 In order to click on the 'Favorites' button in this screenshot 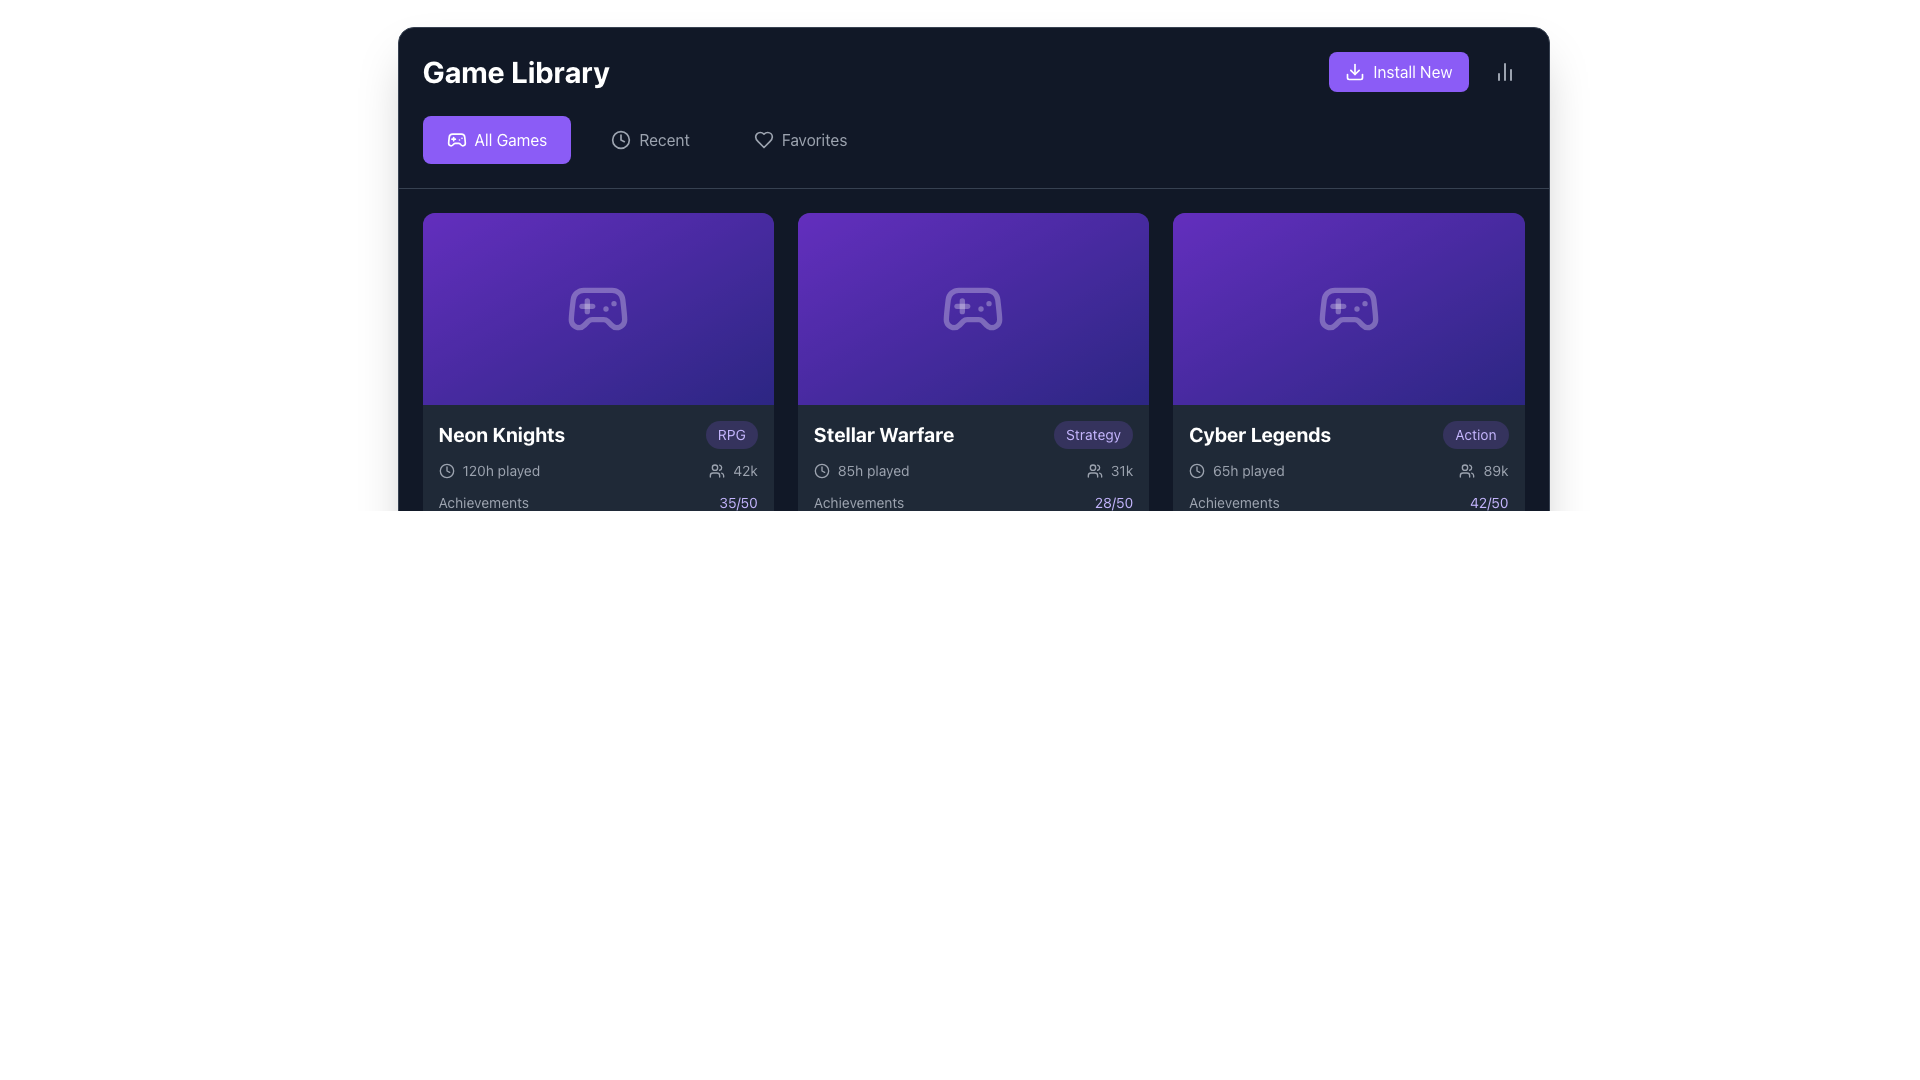, I will do `click(800, 138)`.